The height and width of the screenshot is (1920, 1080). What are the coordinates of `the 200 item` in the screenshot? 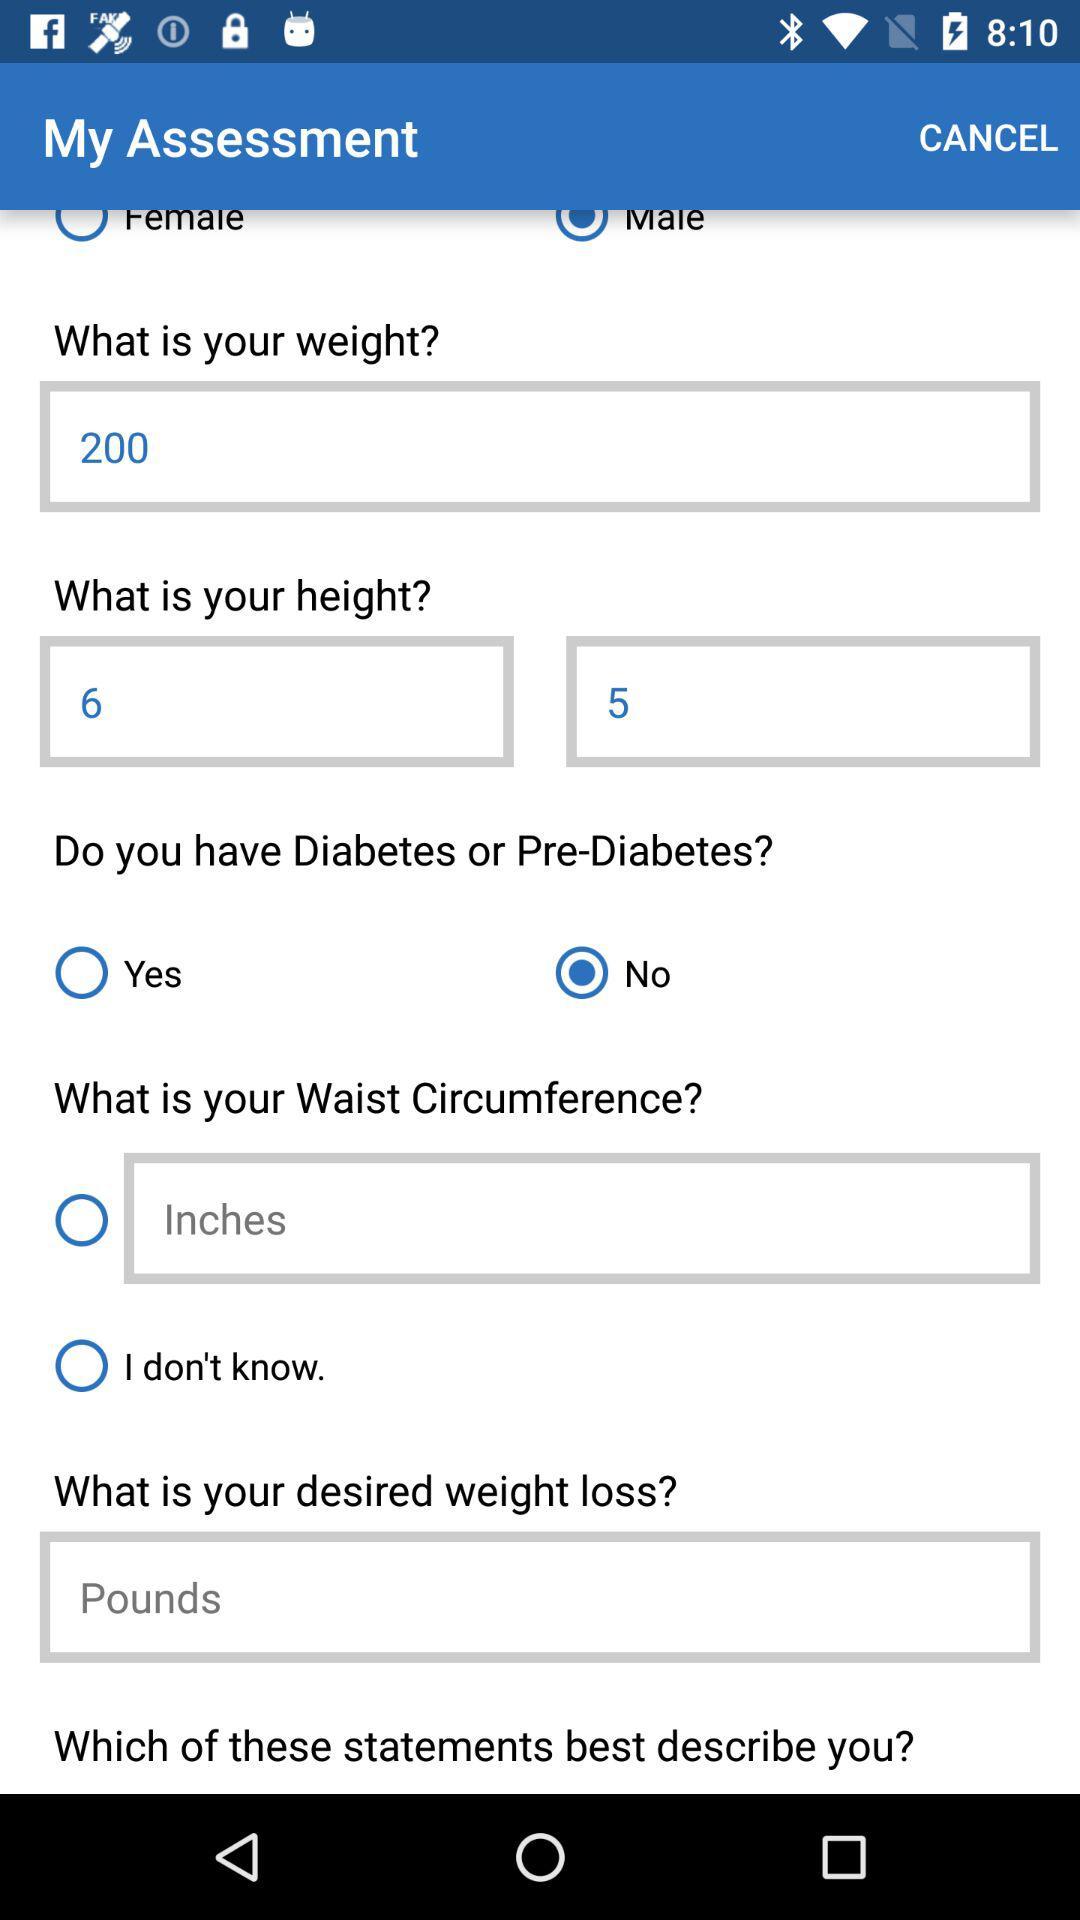 It's located at (540, 445).